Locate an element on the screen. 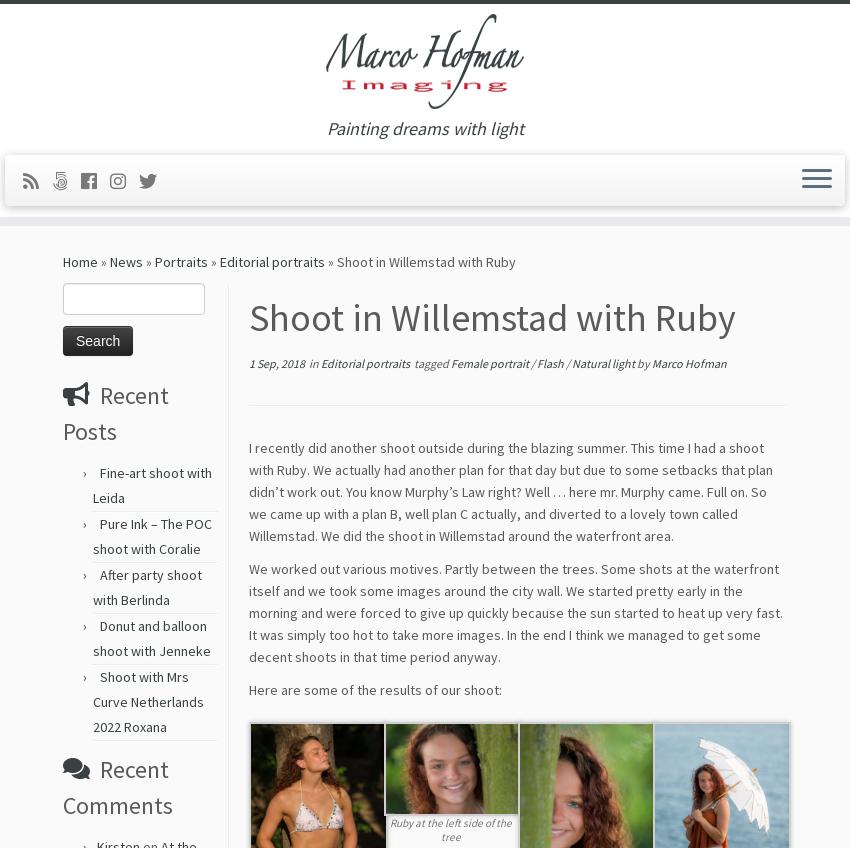  'News' is located at coordinates (125, 268).